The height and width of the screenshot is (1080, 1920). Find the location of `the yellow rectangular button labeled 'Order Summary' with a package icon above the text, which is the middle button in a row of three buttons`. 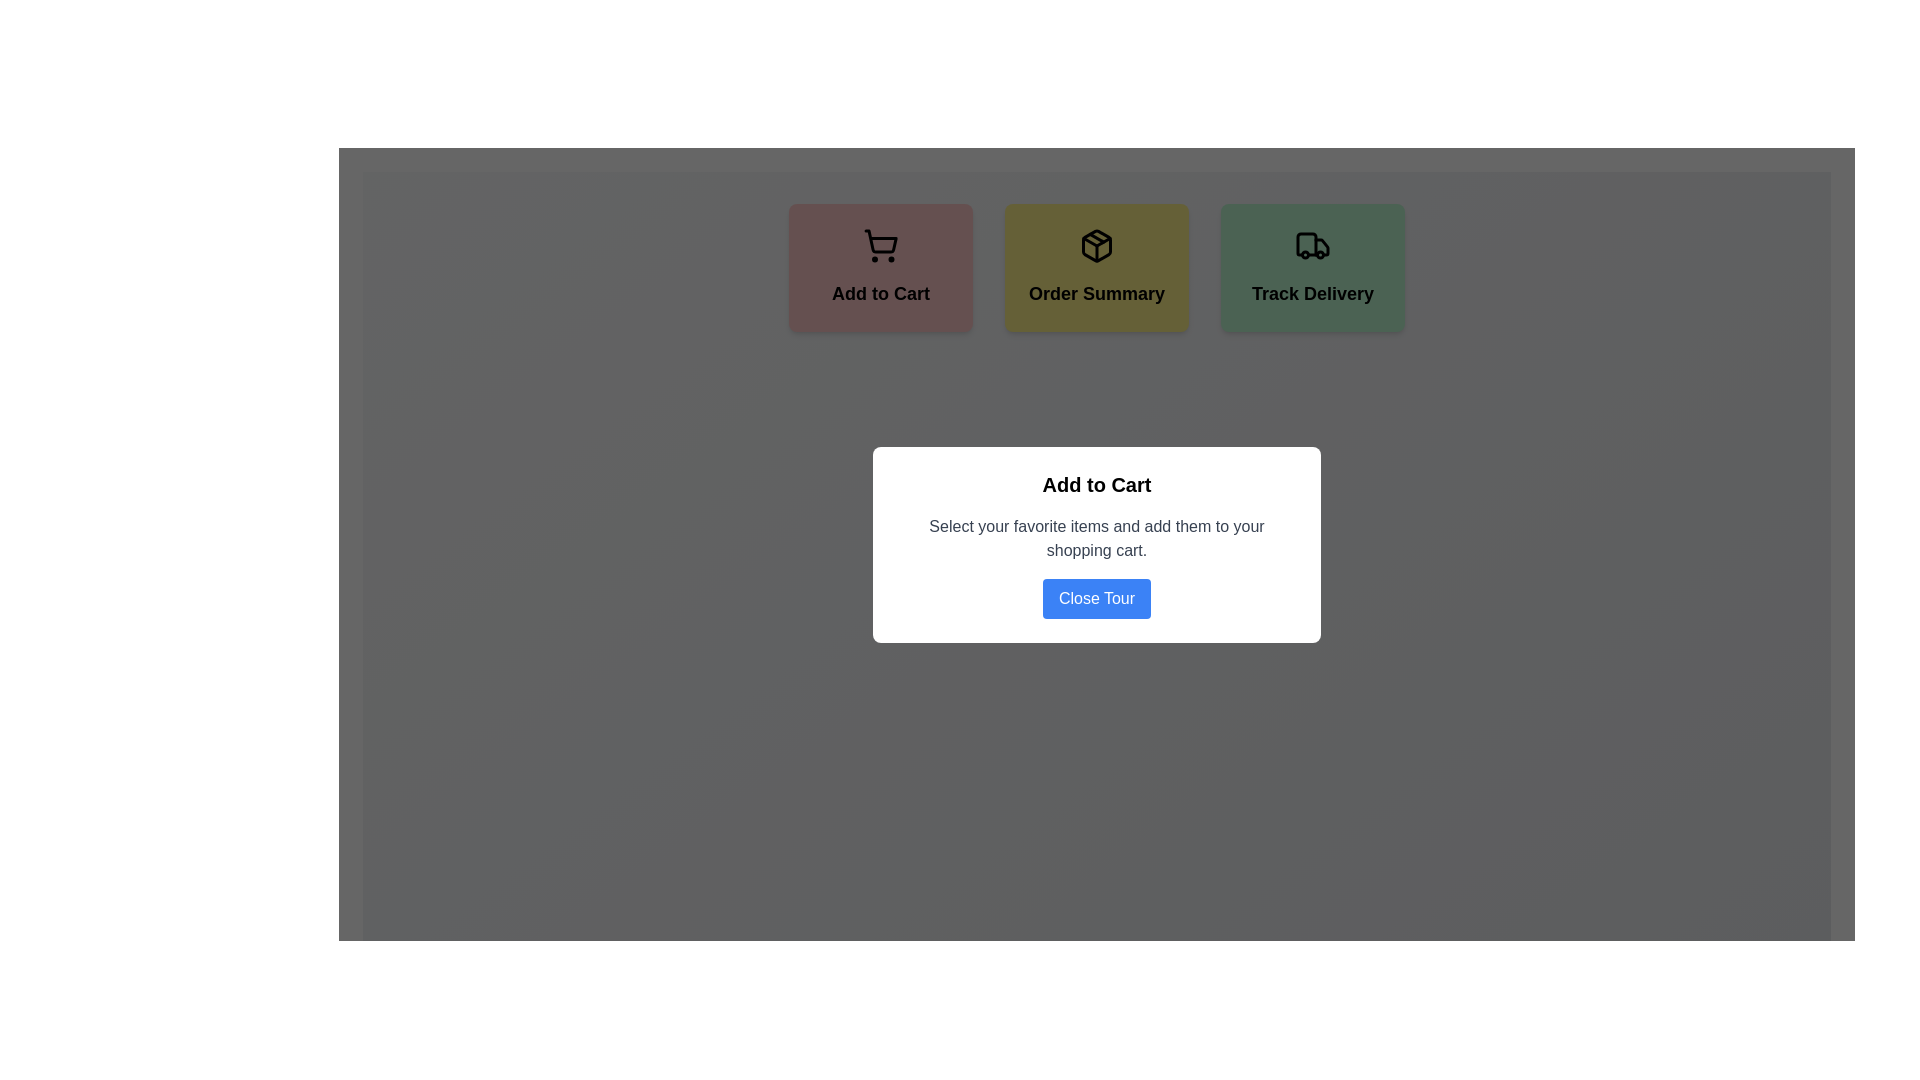

the yellow rectangular button labeled 'Order Summary' with a package icon above the text, which is the middle button in a row of three buttons is located at coordinates (1096, 266).